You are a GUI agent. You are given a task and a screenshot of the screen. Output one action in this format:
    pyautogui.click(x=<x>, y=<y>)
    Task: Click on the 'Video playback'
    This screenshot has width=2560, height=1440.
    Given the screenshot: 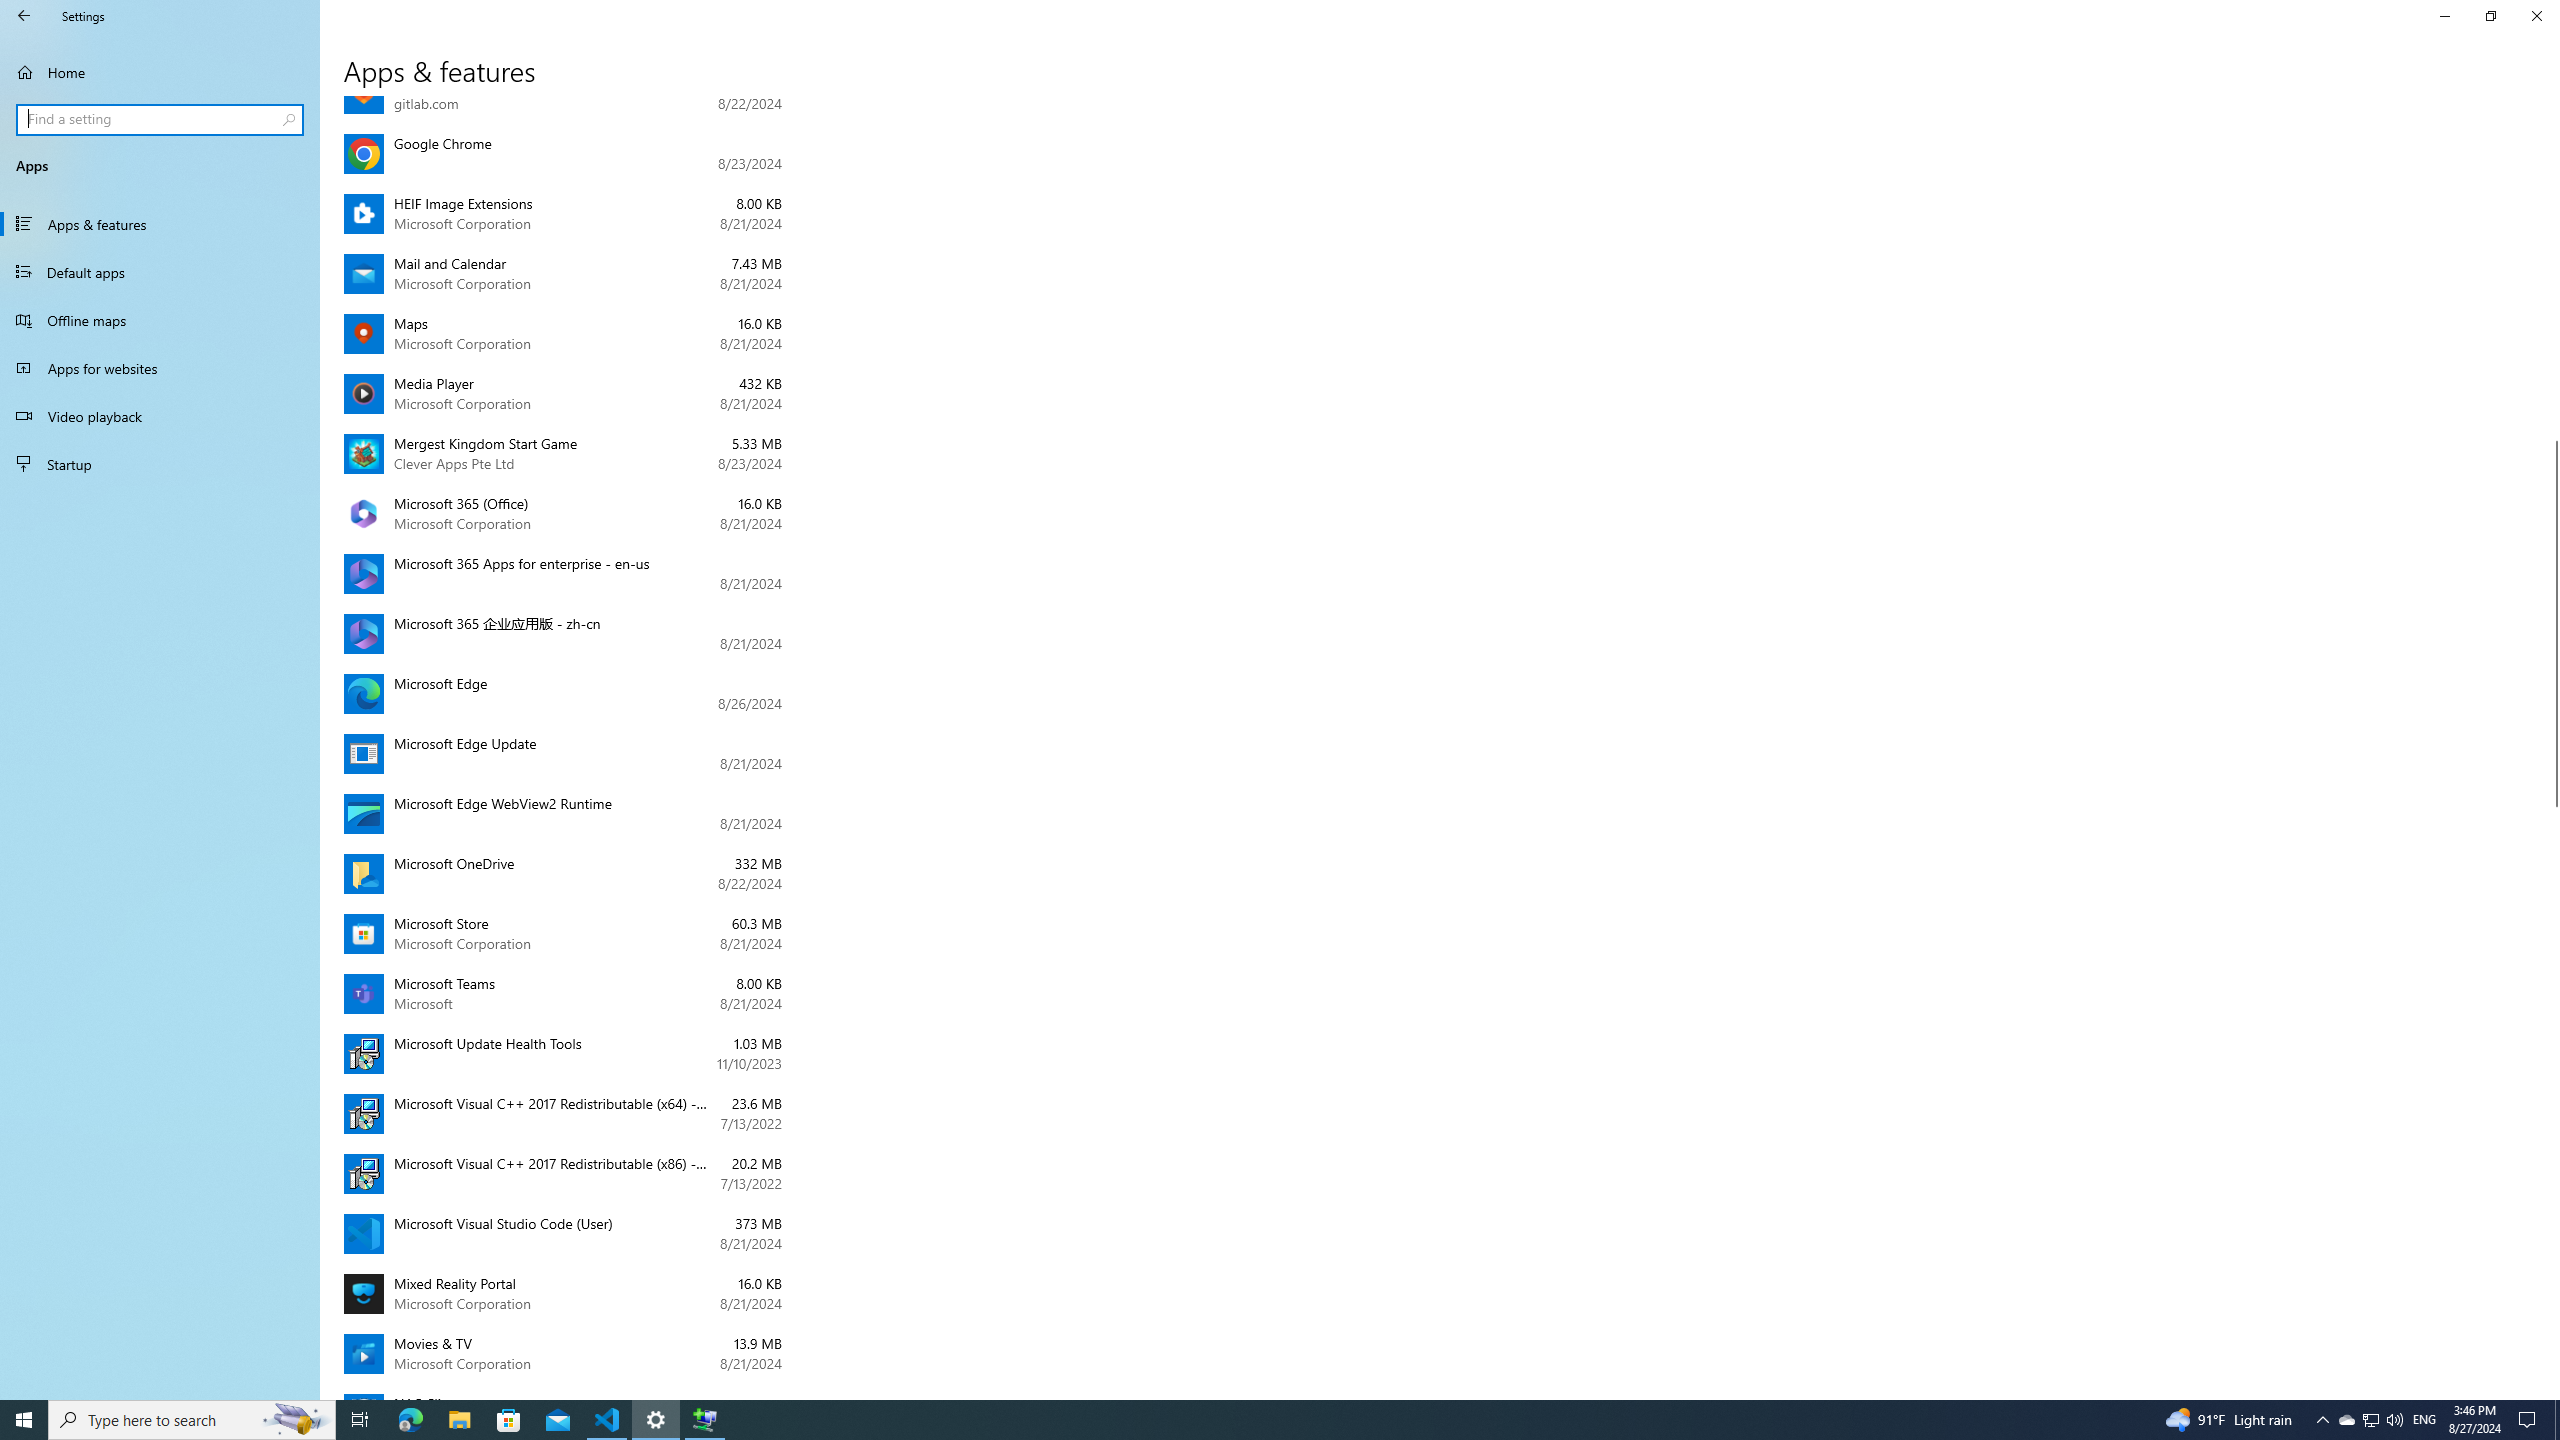 What is the action you would take?
    pyautogui.click(x=159, y=415)
    